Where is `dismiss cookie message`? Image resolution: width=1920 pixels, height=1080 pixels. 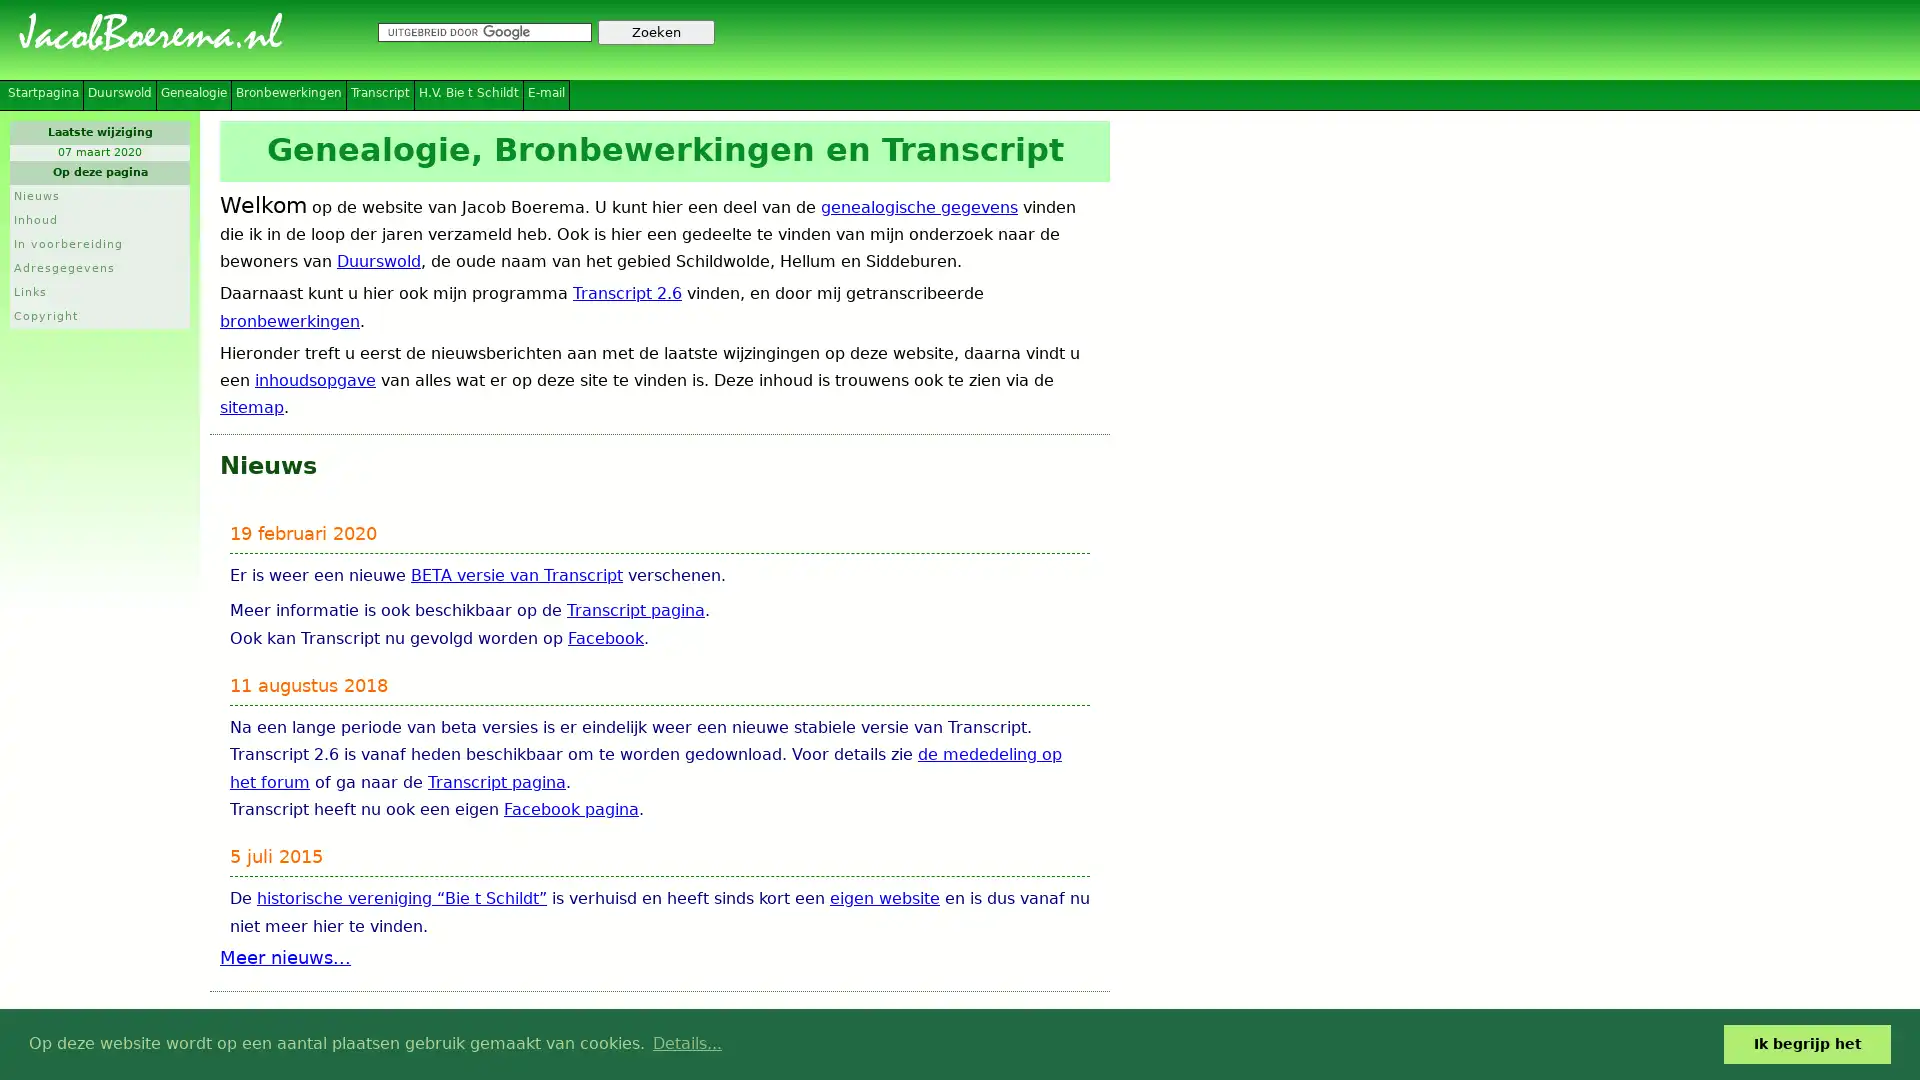 dismiss cookie message is located at coordinates (1807, 1043).